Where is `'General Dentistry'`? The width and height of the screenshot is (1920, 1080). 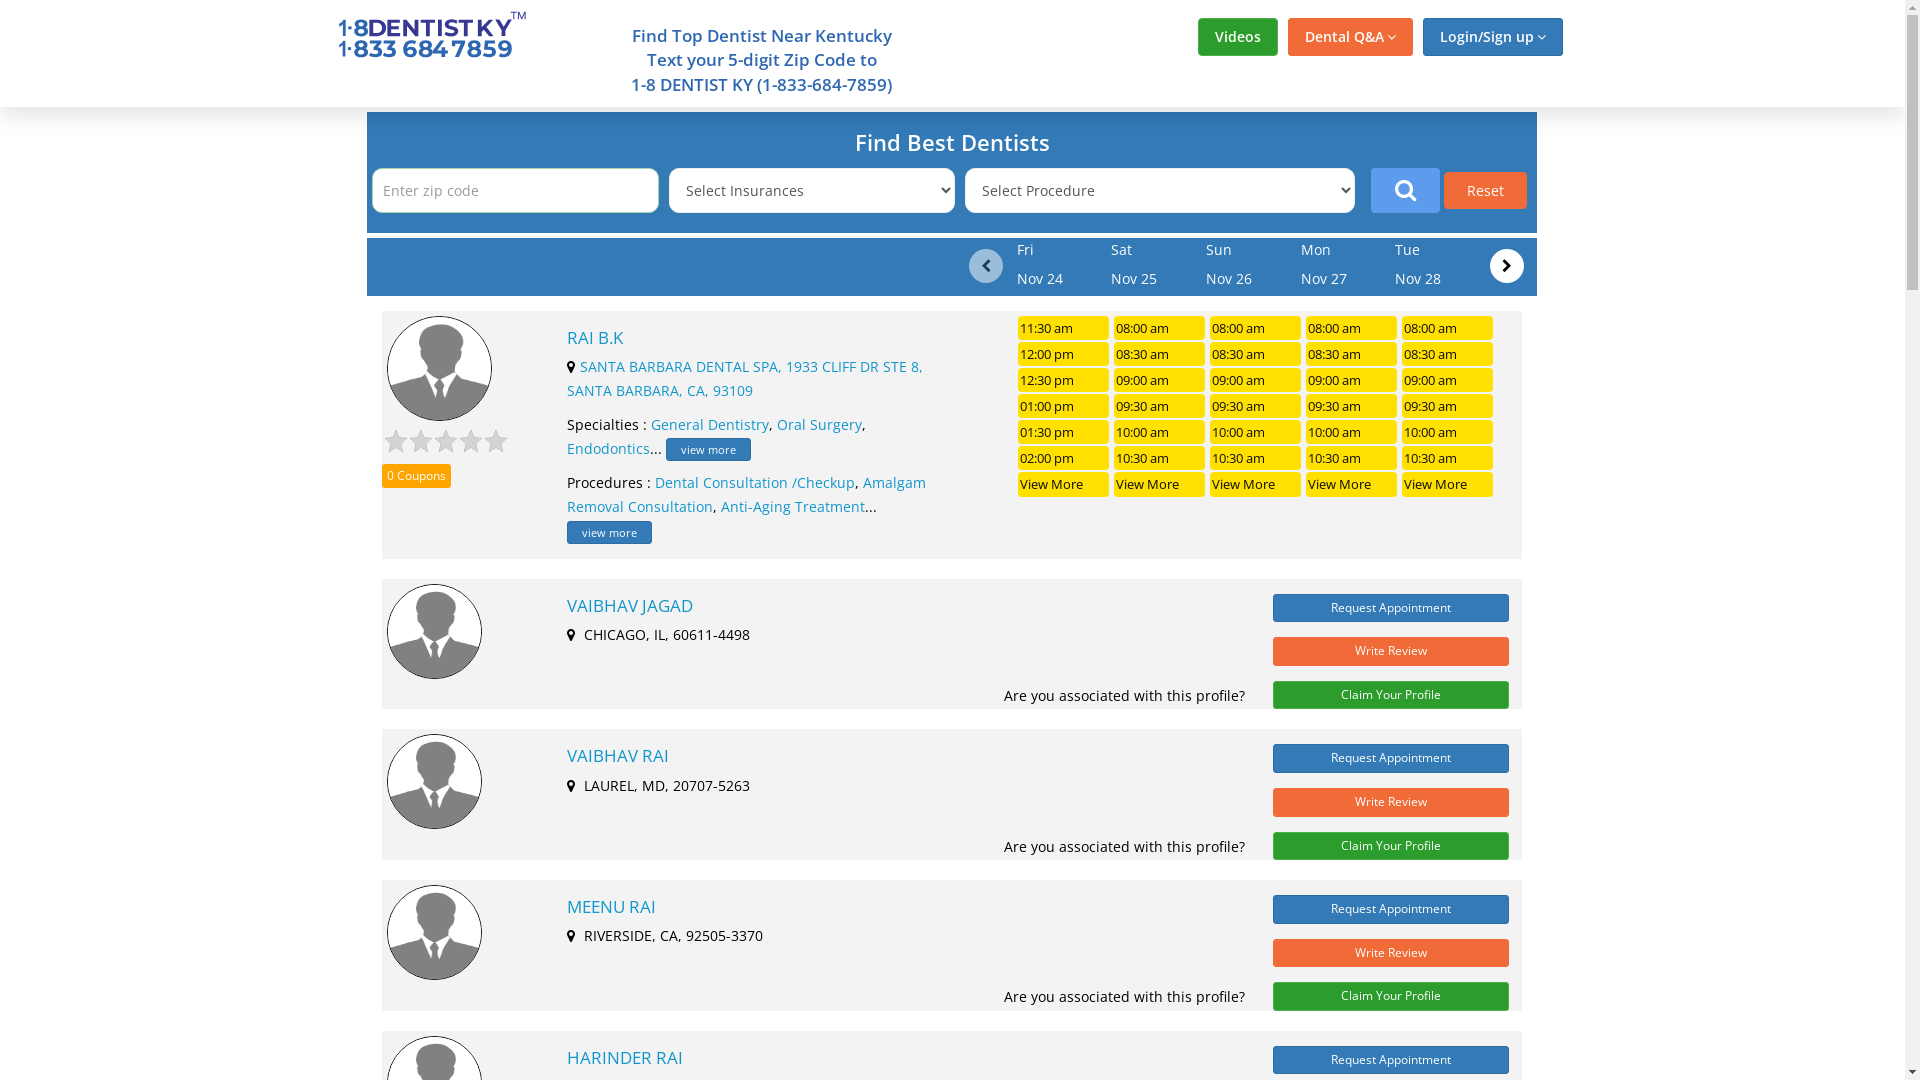 'General Dentistry' is located at coordinates (651, 423).